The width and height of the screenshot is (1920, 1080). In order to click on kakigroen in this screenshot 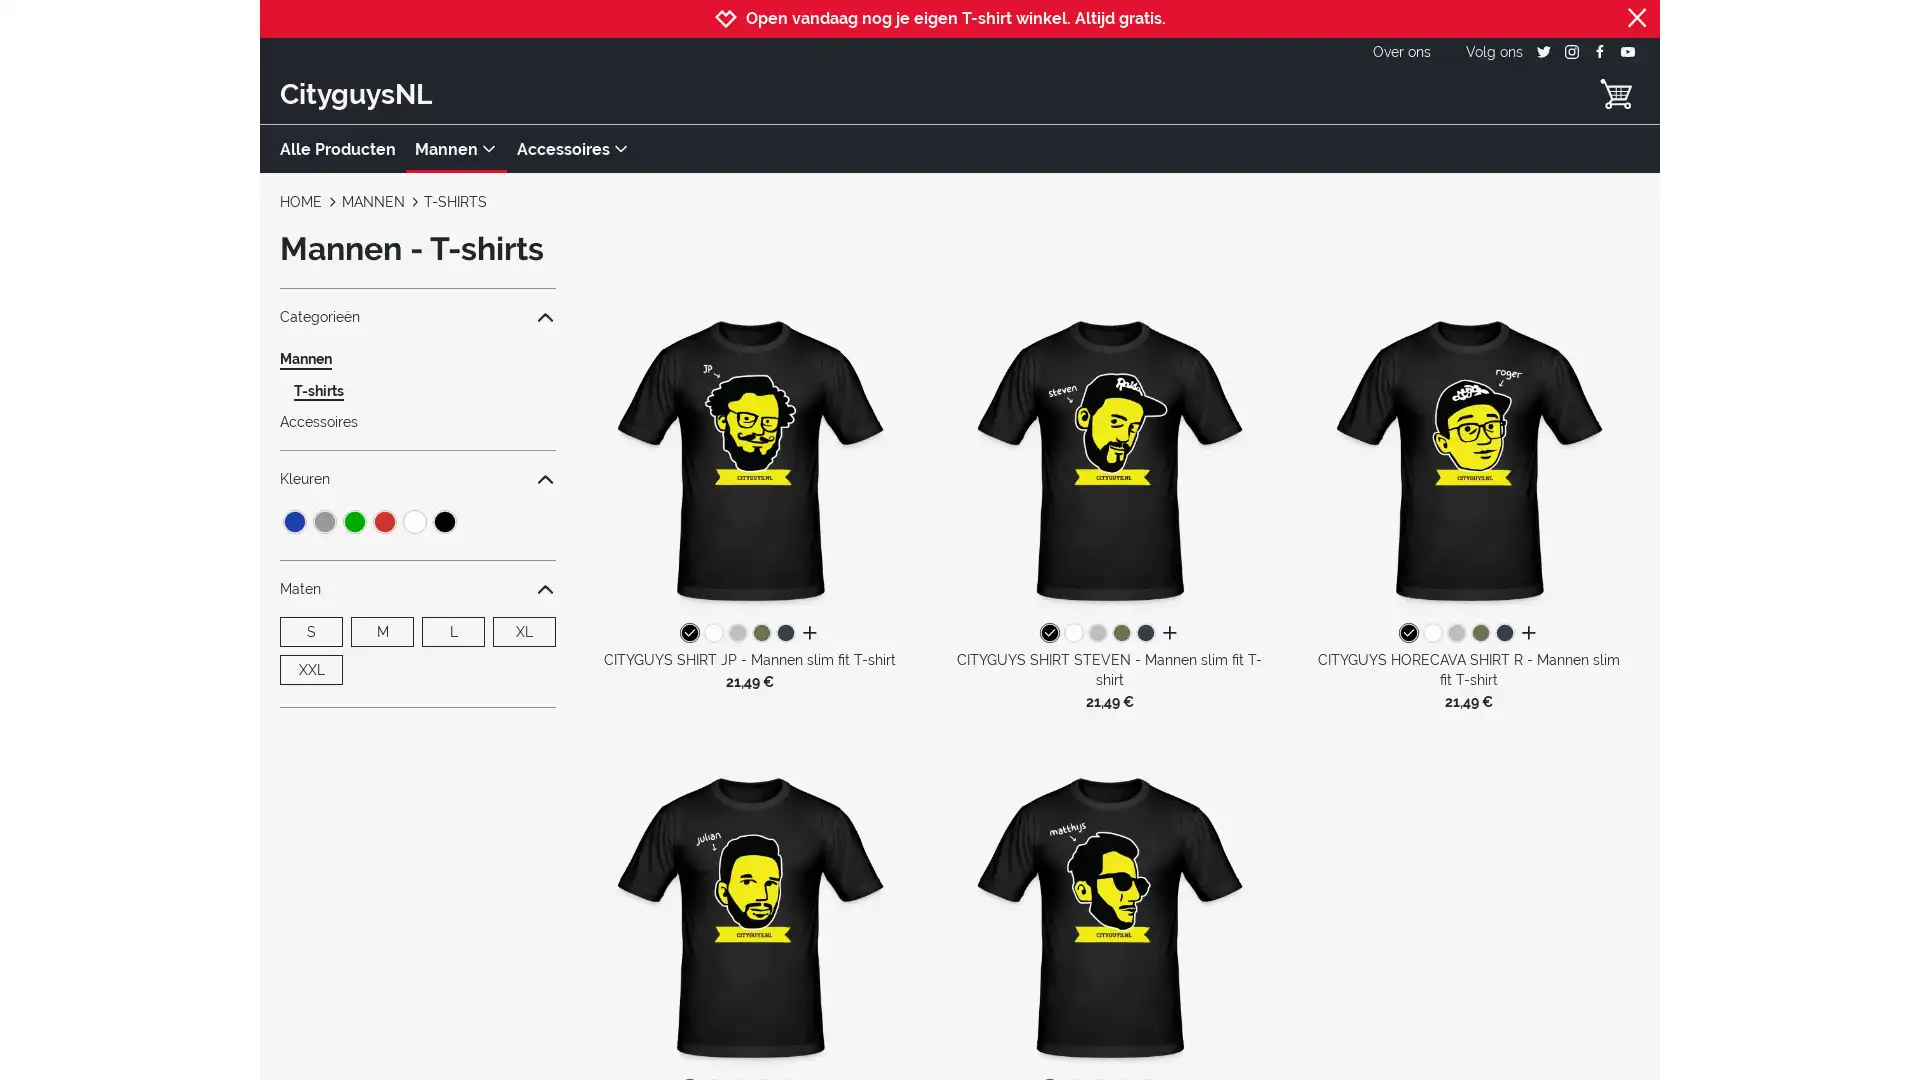, I will do `click(1481, 633)`.